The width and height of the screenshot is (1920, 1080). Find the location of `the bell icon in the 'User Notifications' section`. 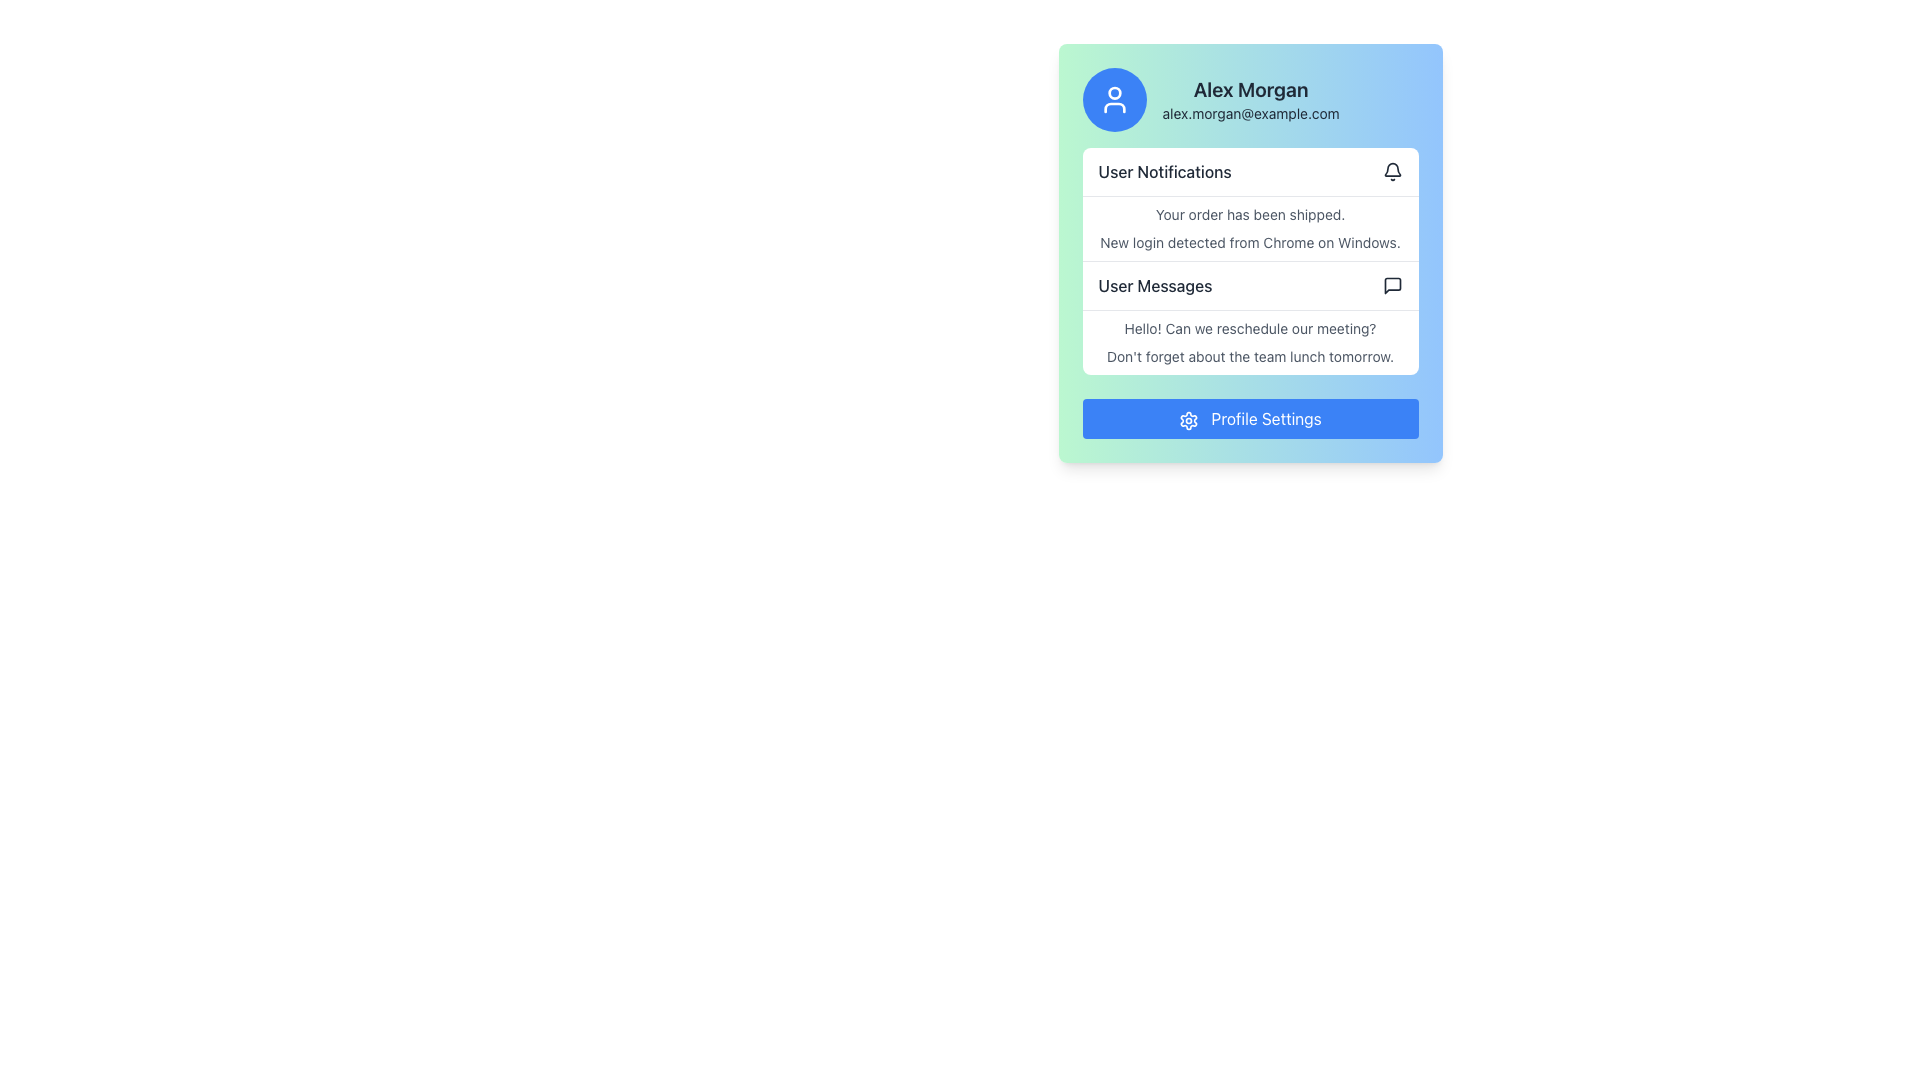

the bell icon in the 'User Notifications' section is located at coordinates (1391, 171).